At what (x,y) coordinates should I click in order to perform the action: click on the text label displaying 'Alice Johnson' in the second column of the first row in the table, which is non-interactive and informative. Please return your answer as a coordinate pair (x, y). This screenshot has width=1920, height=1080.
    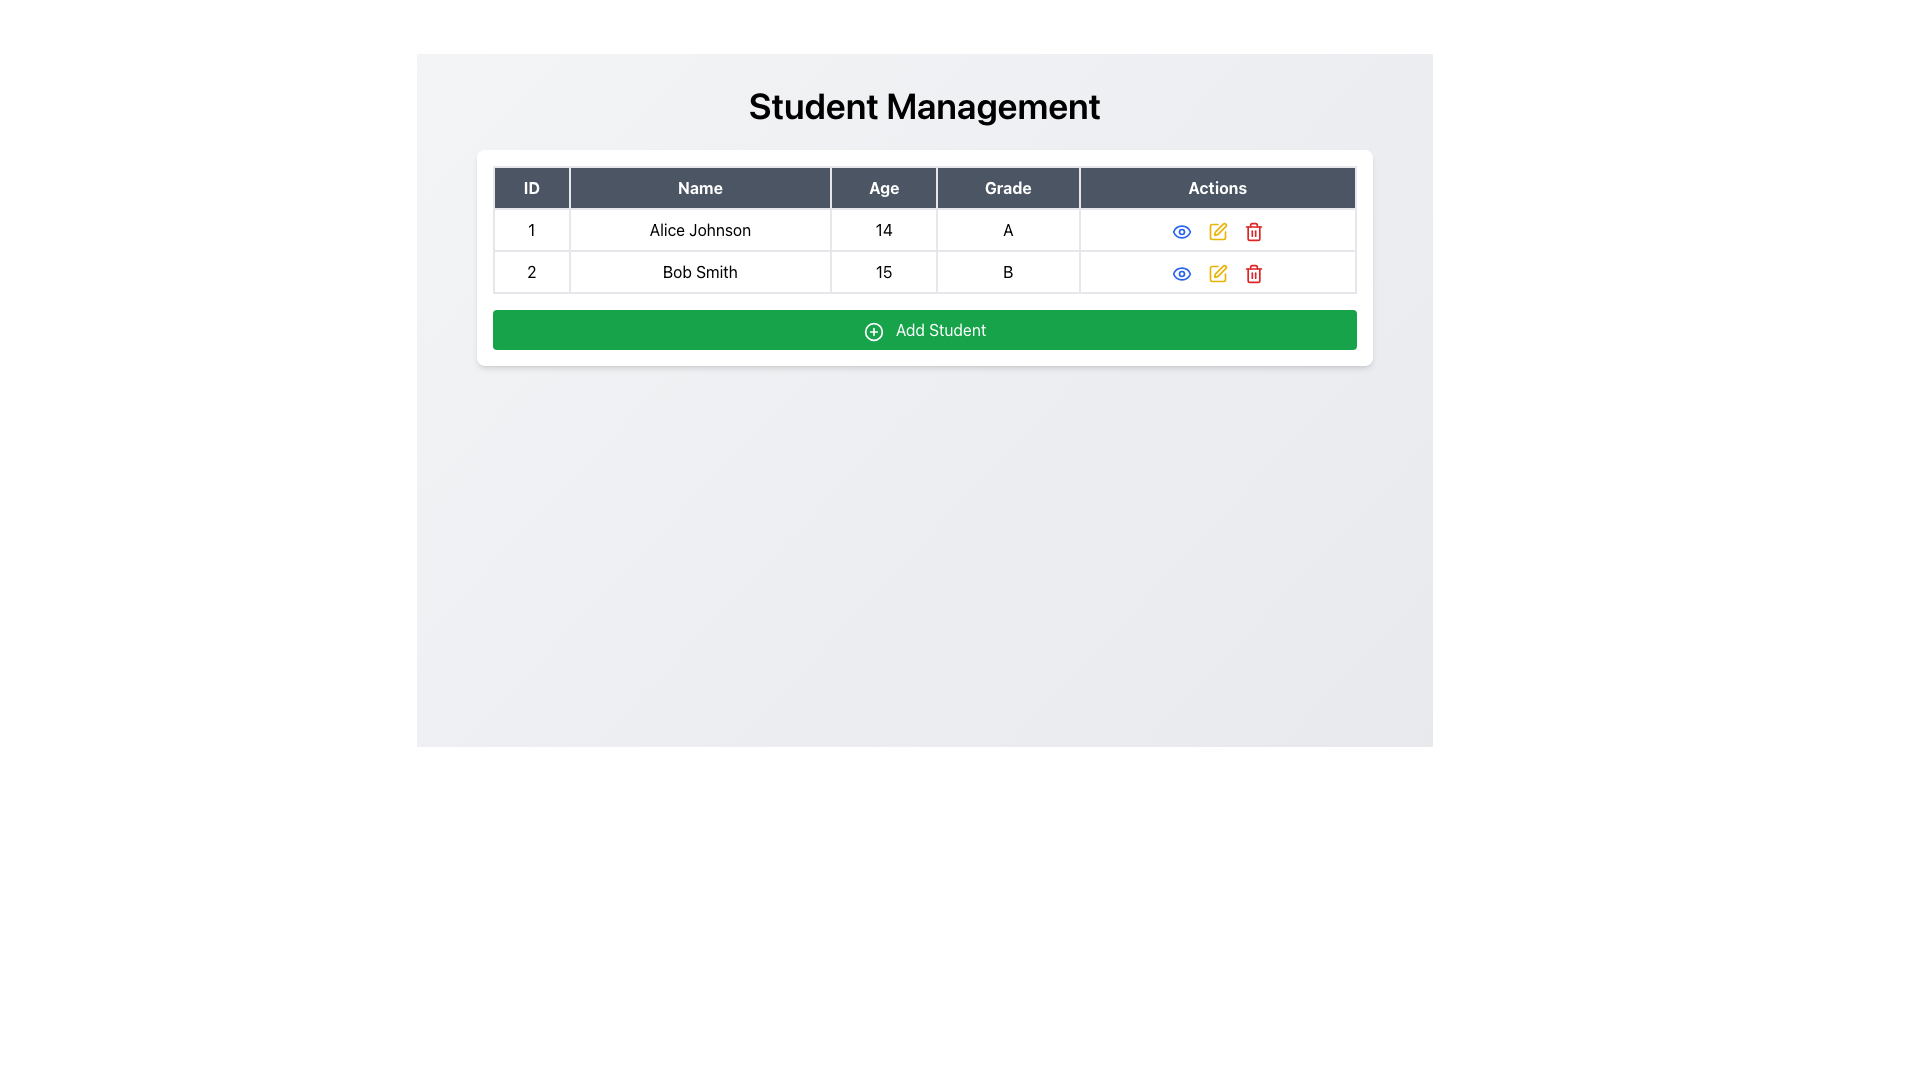
    Looking at the image, I should click on (700, 229).